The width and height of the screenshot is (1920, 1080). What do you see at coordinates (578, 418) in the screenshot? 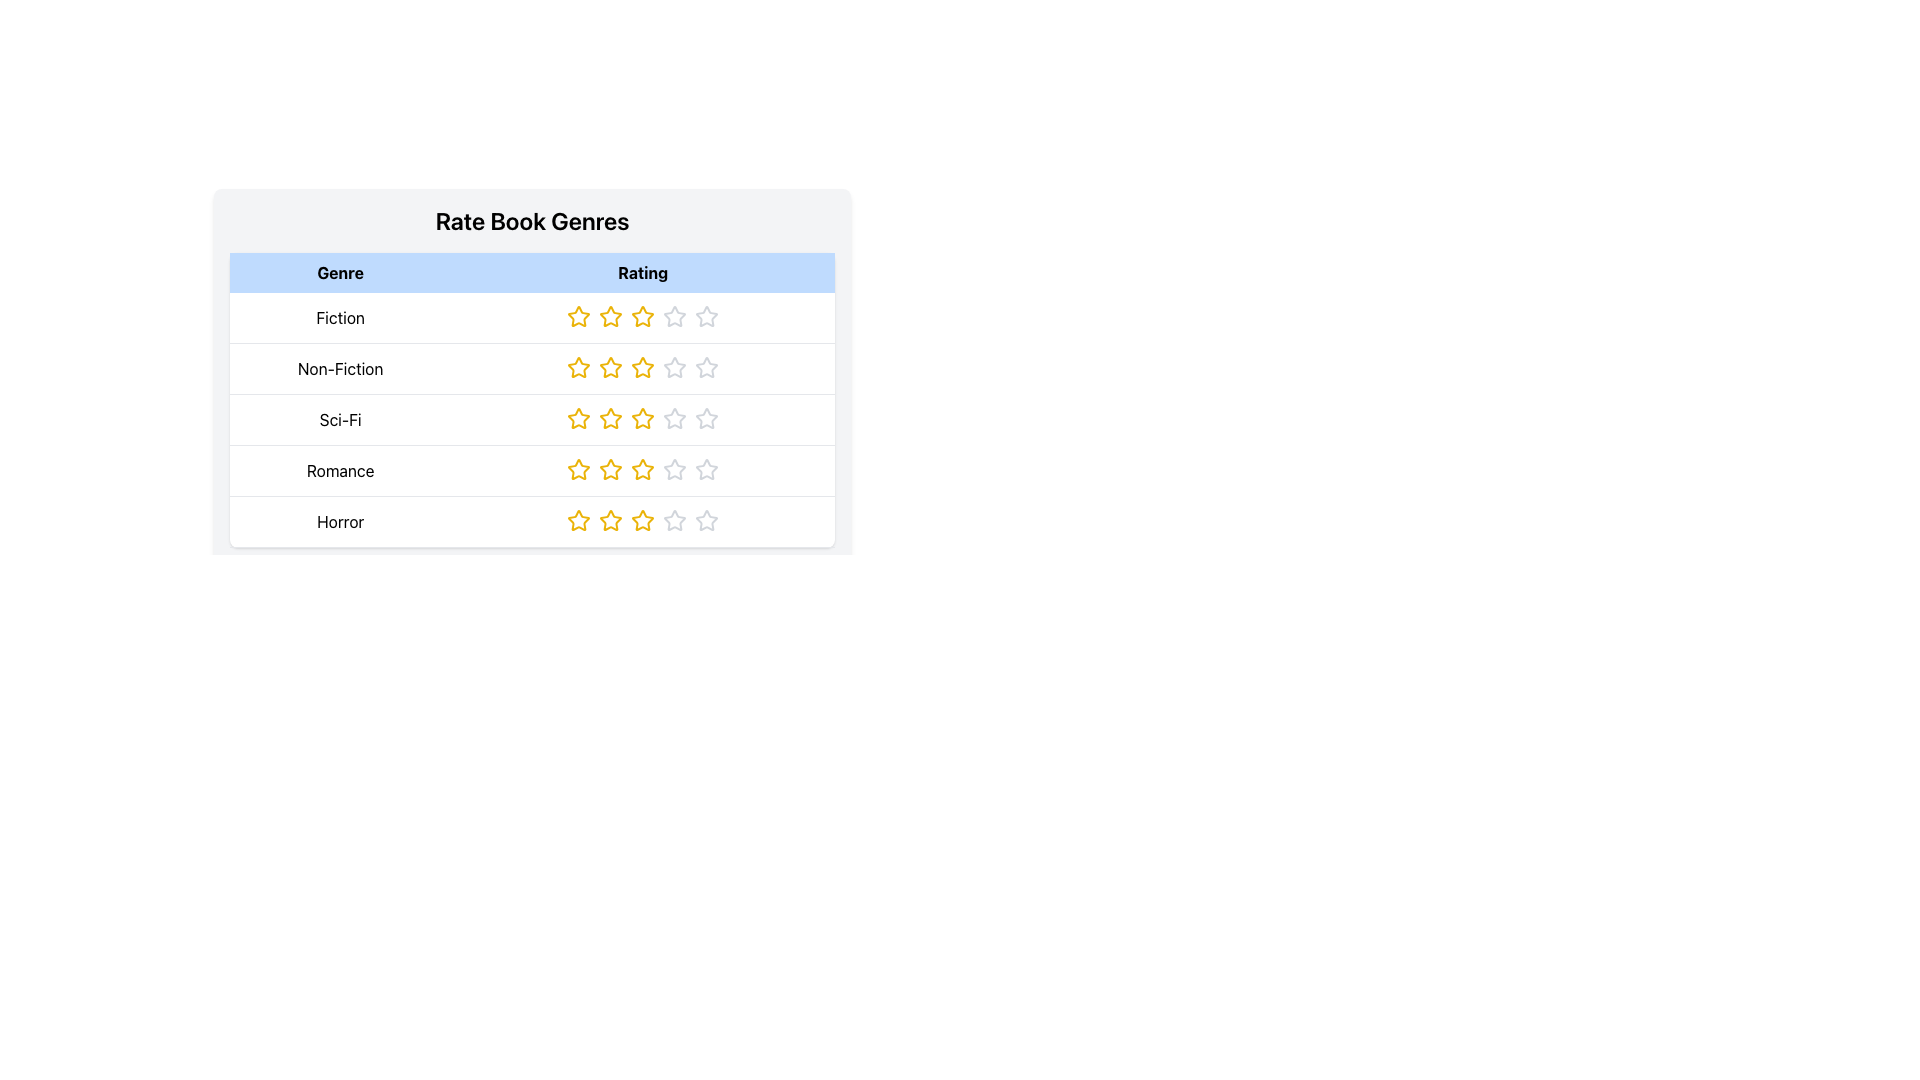
I see `the interactive yellow star icon for the 'Sci-Fi' genre rating, which is the leftmost star in its group, to receive interaction feedback` at bounding box center [578, 418].